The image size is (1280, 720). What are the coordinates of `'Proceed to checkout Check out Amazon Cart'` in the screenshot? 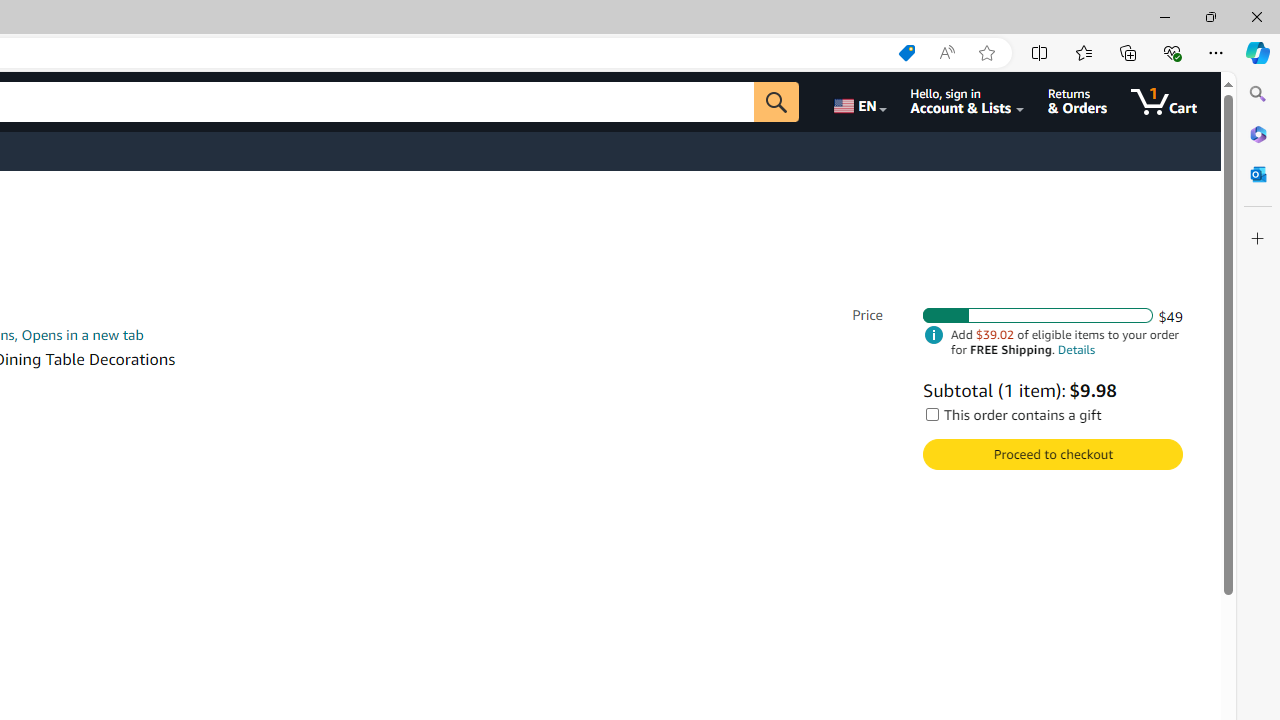 It's located at (1051, 454).